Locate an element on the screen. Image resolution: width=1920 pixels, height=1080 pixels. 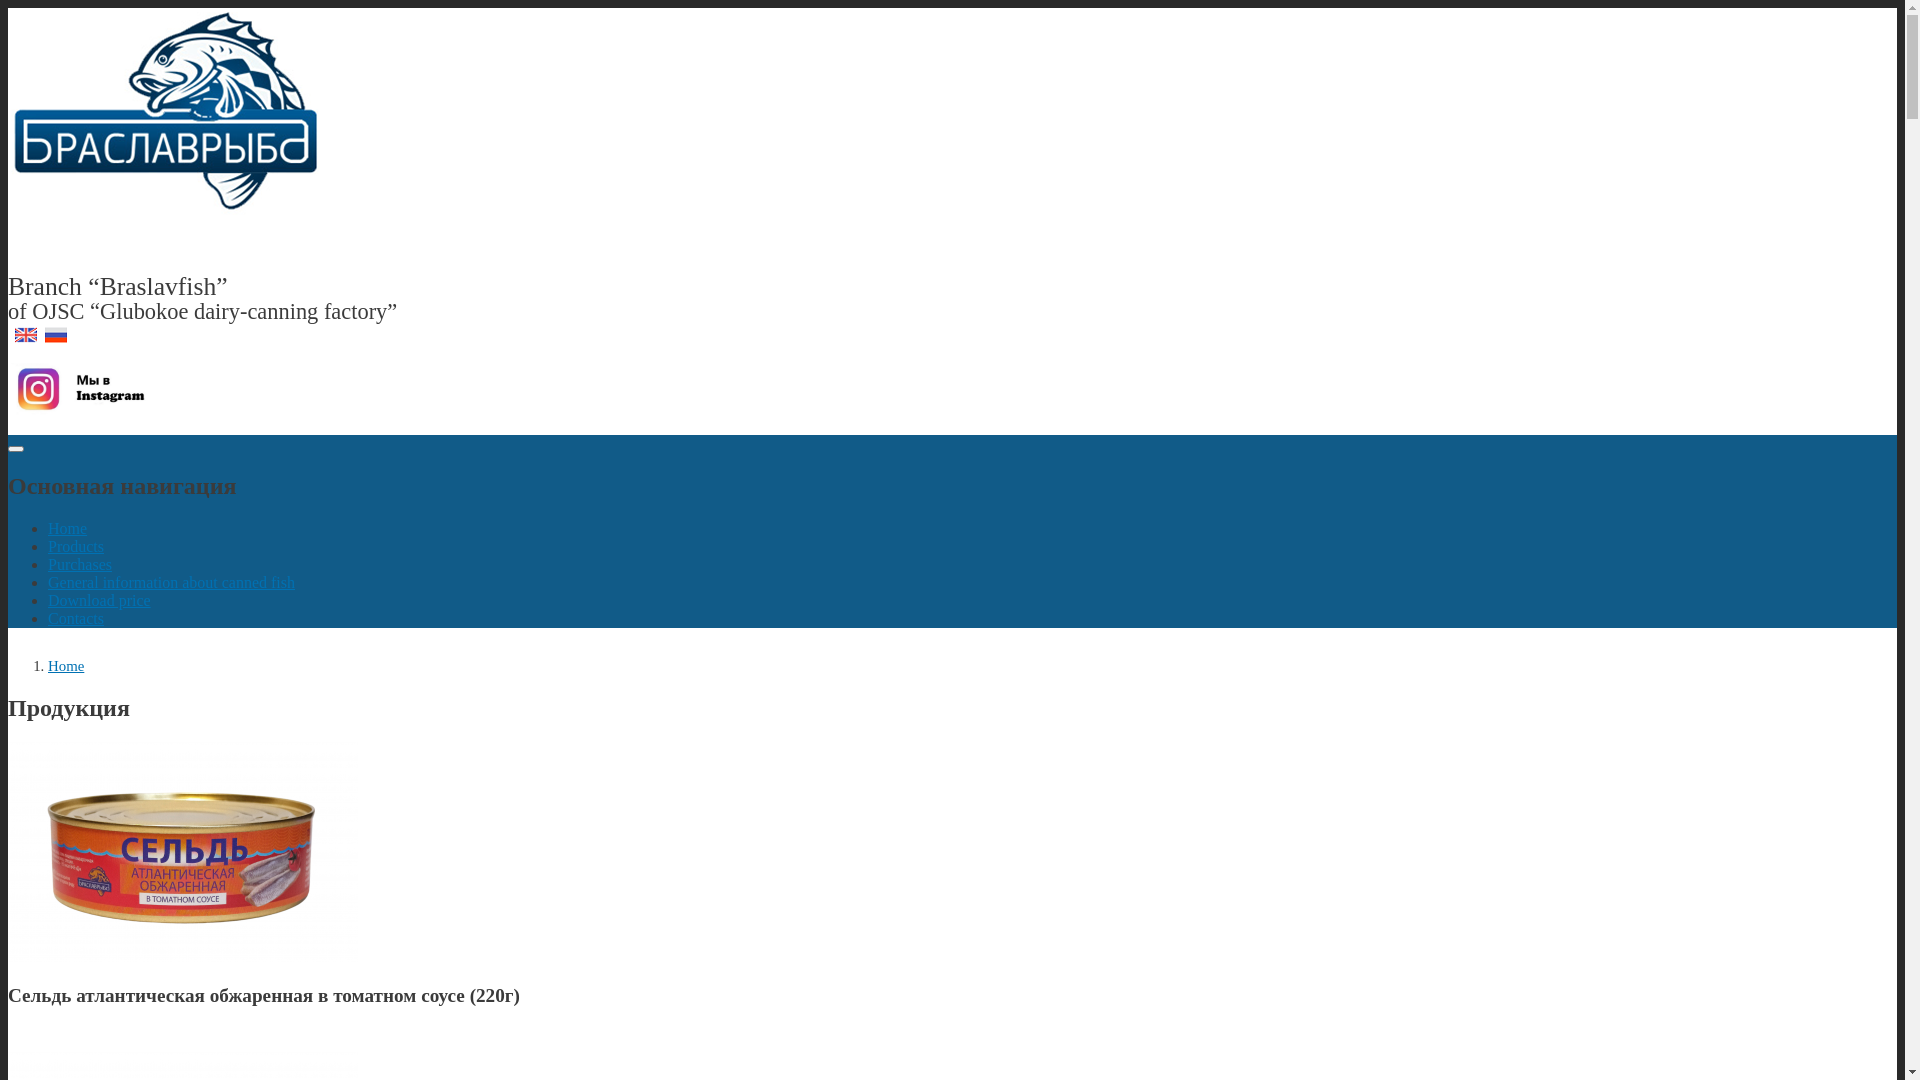
'Home' is located at coordinates (66, 666).